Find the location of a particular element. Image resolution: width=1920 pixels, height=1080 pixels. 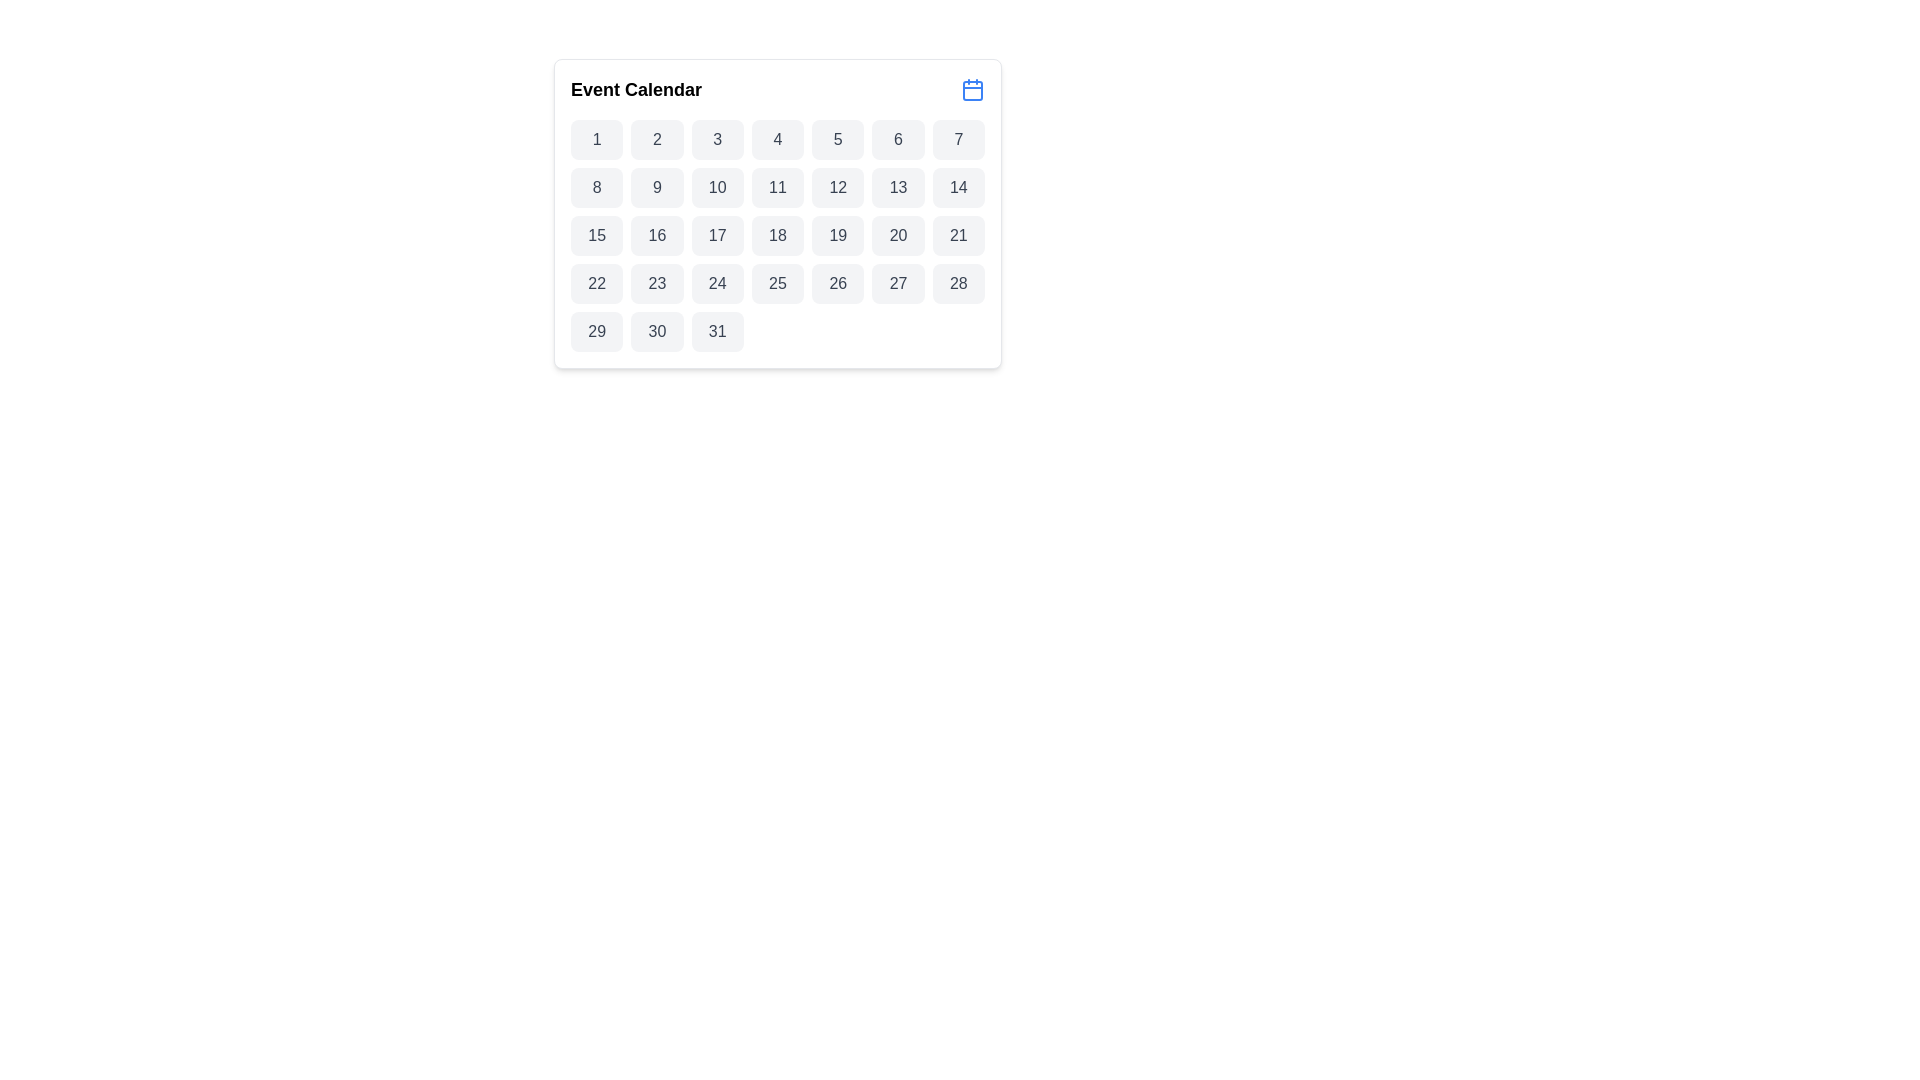

the button representing the 12th day in the Event Calendar is located at coordinates (838, 188).